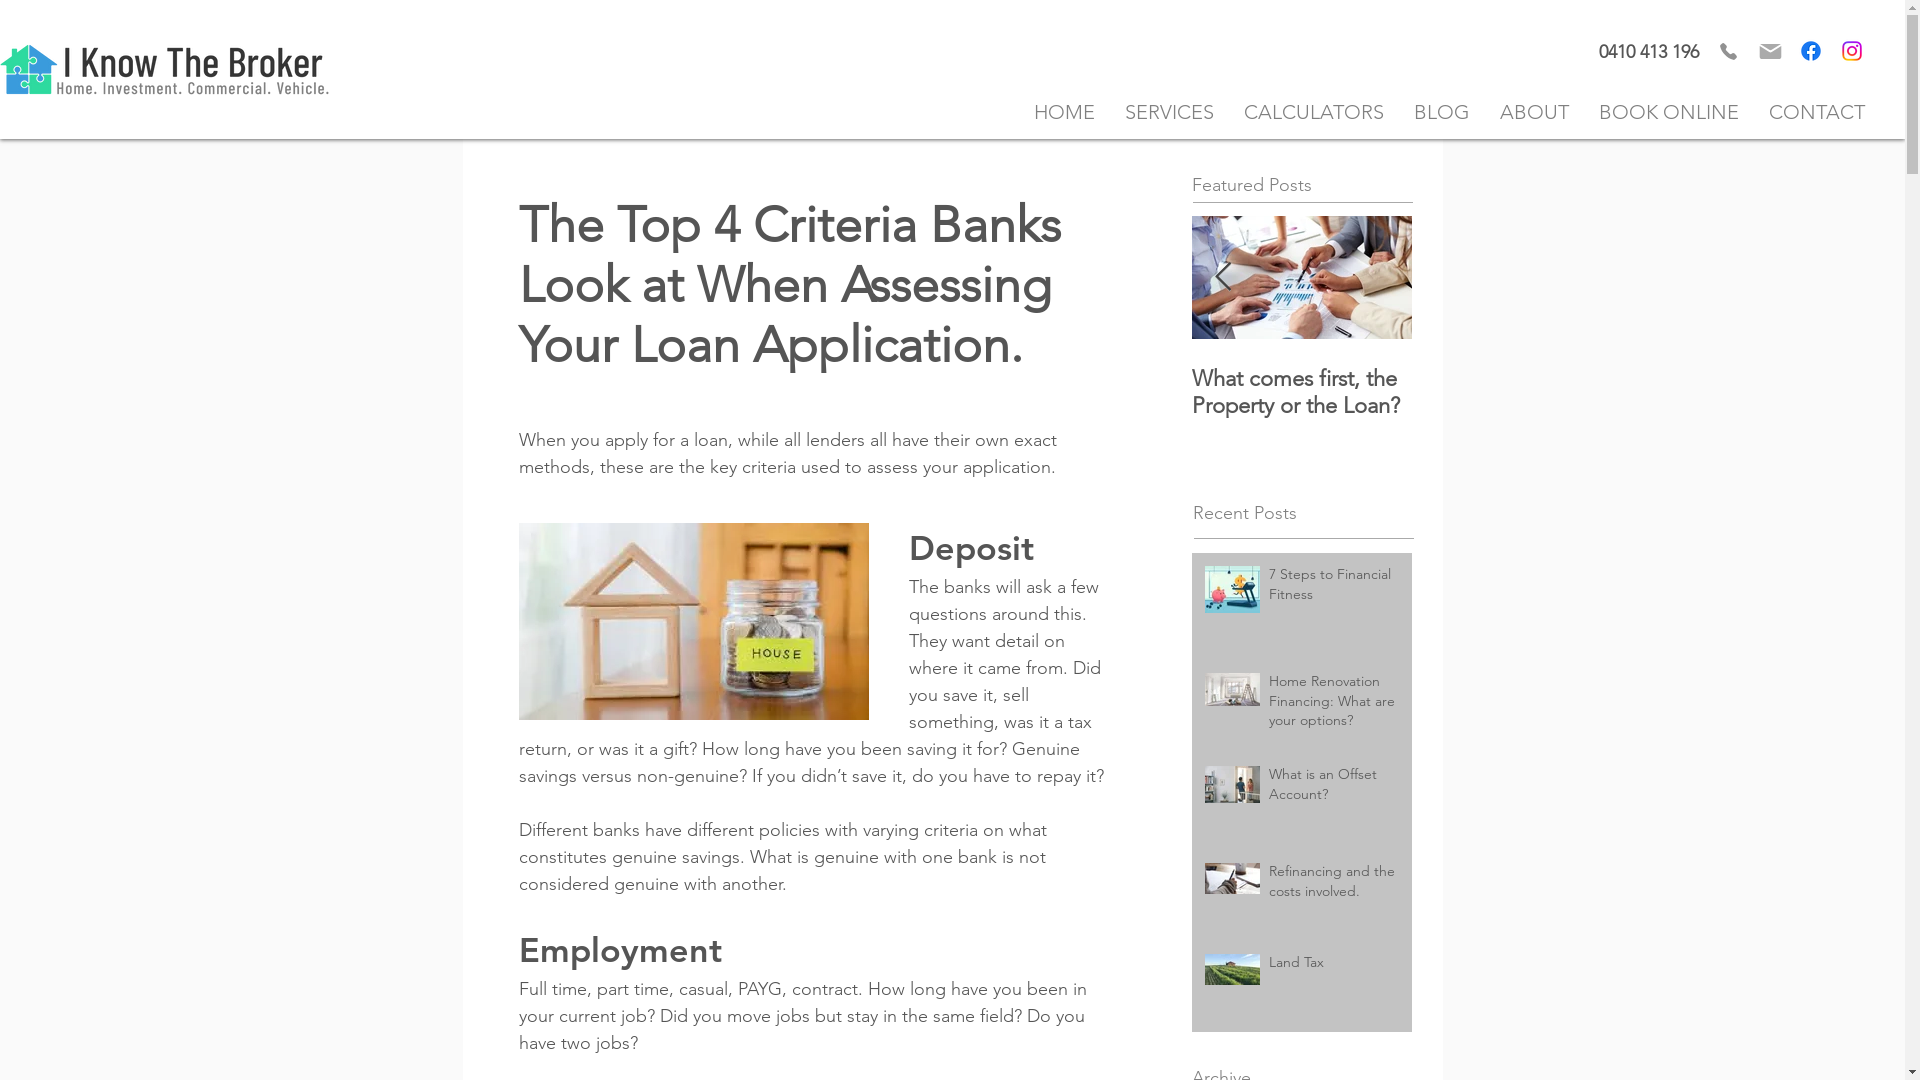 This screenshot has height=1080, width=1920. I want to click on 'What is an Offset Account?', so click(1335, 787).